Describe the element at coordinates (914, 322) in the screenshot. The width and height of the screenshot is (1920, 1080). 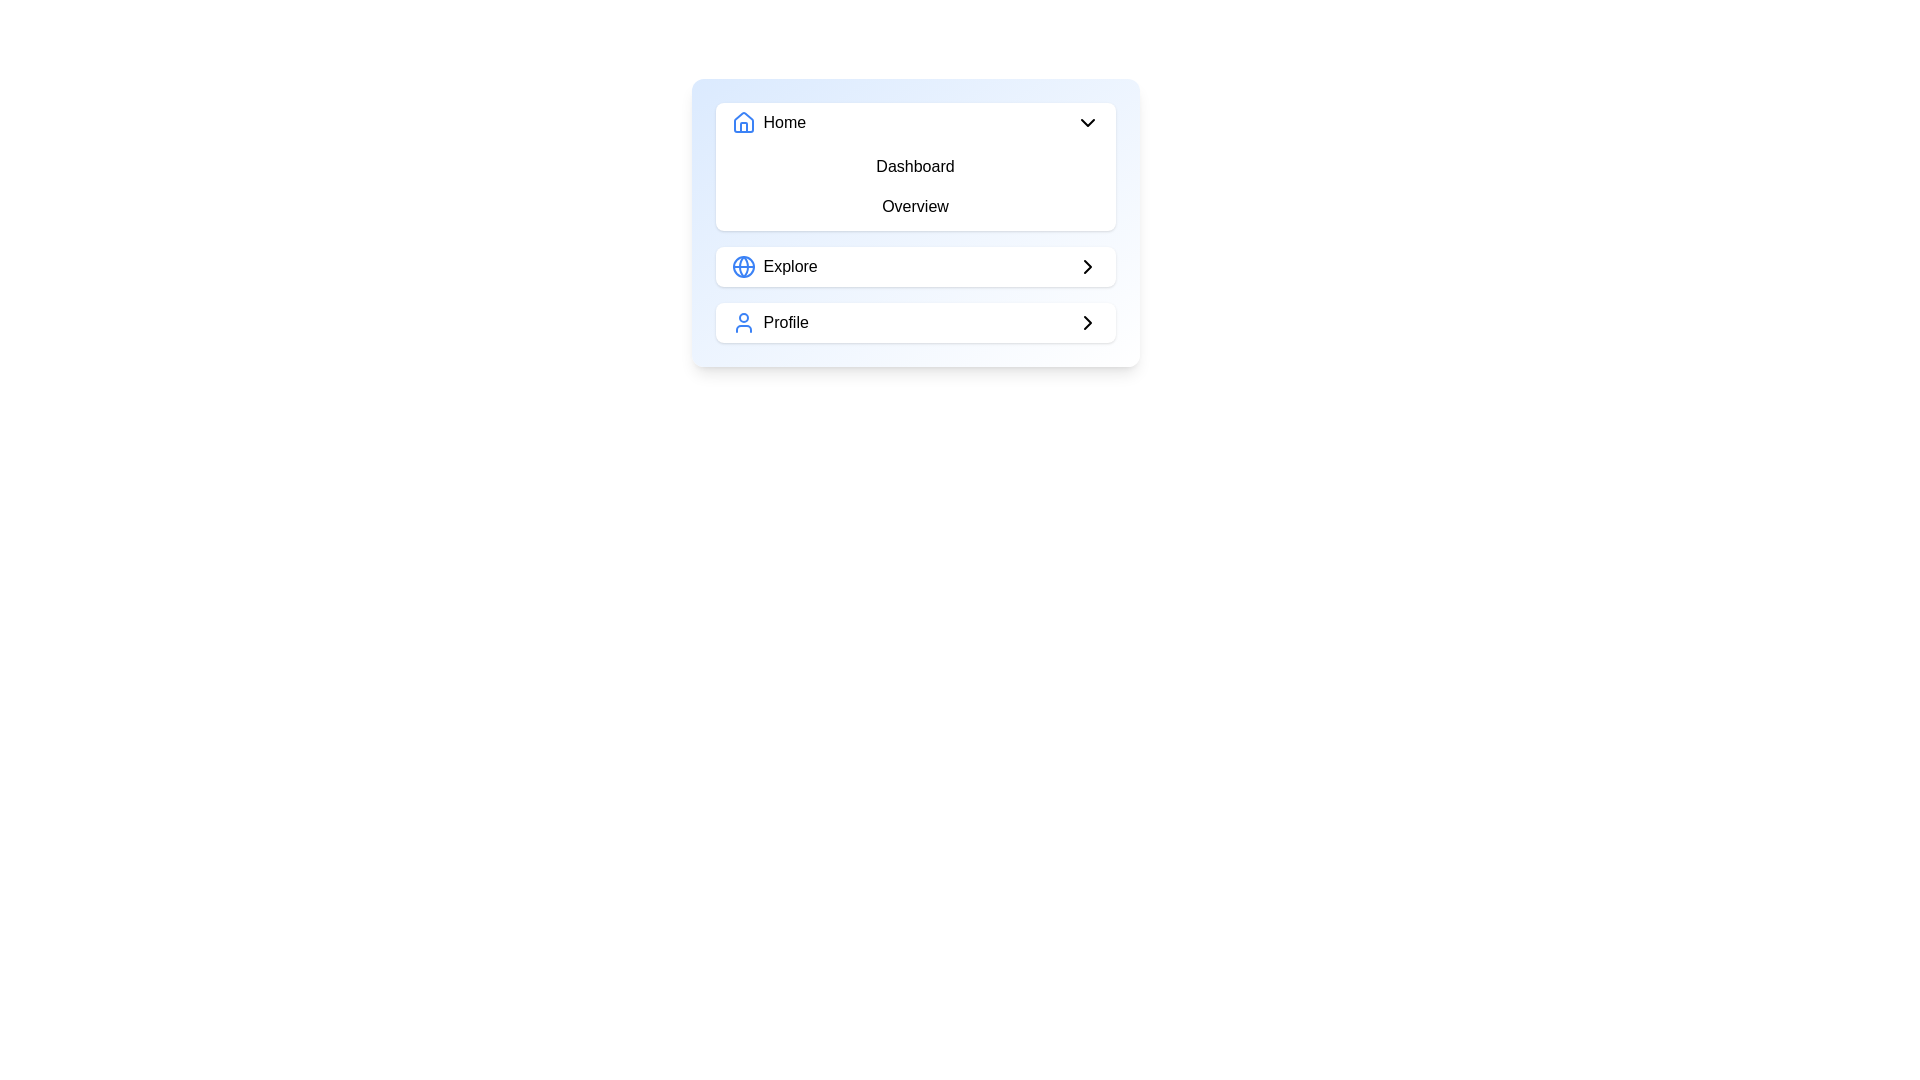
I see `the Profile button, the last element in the vertical list of navigational options` at that location.